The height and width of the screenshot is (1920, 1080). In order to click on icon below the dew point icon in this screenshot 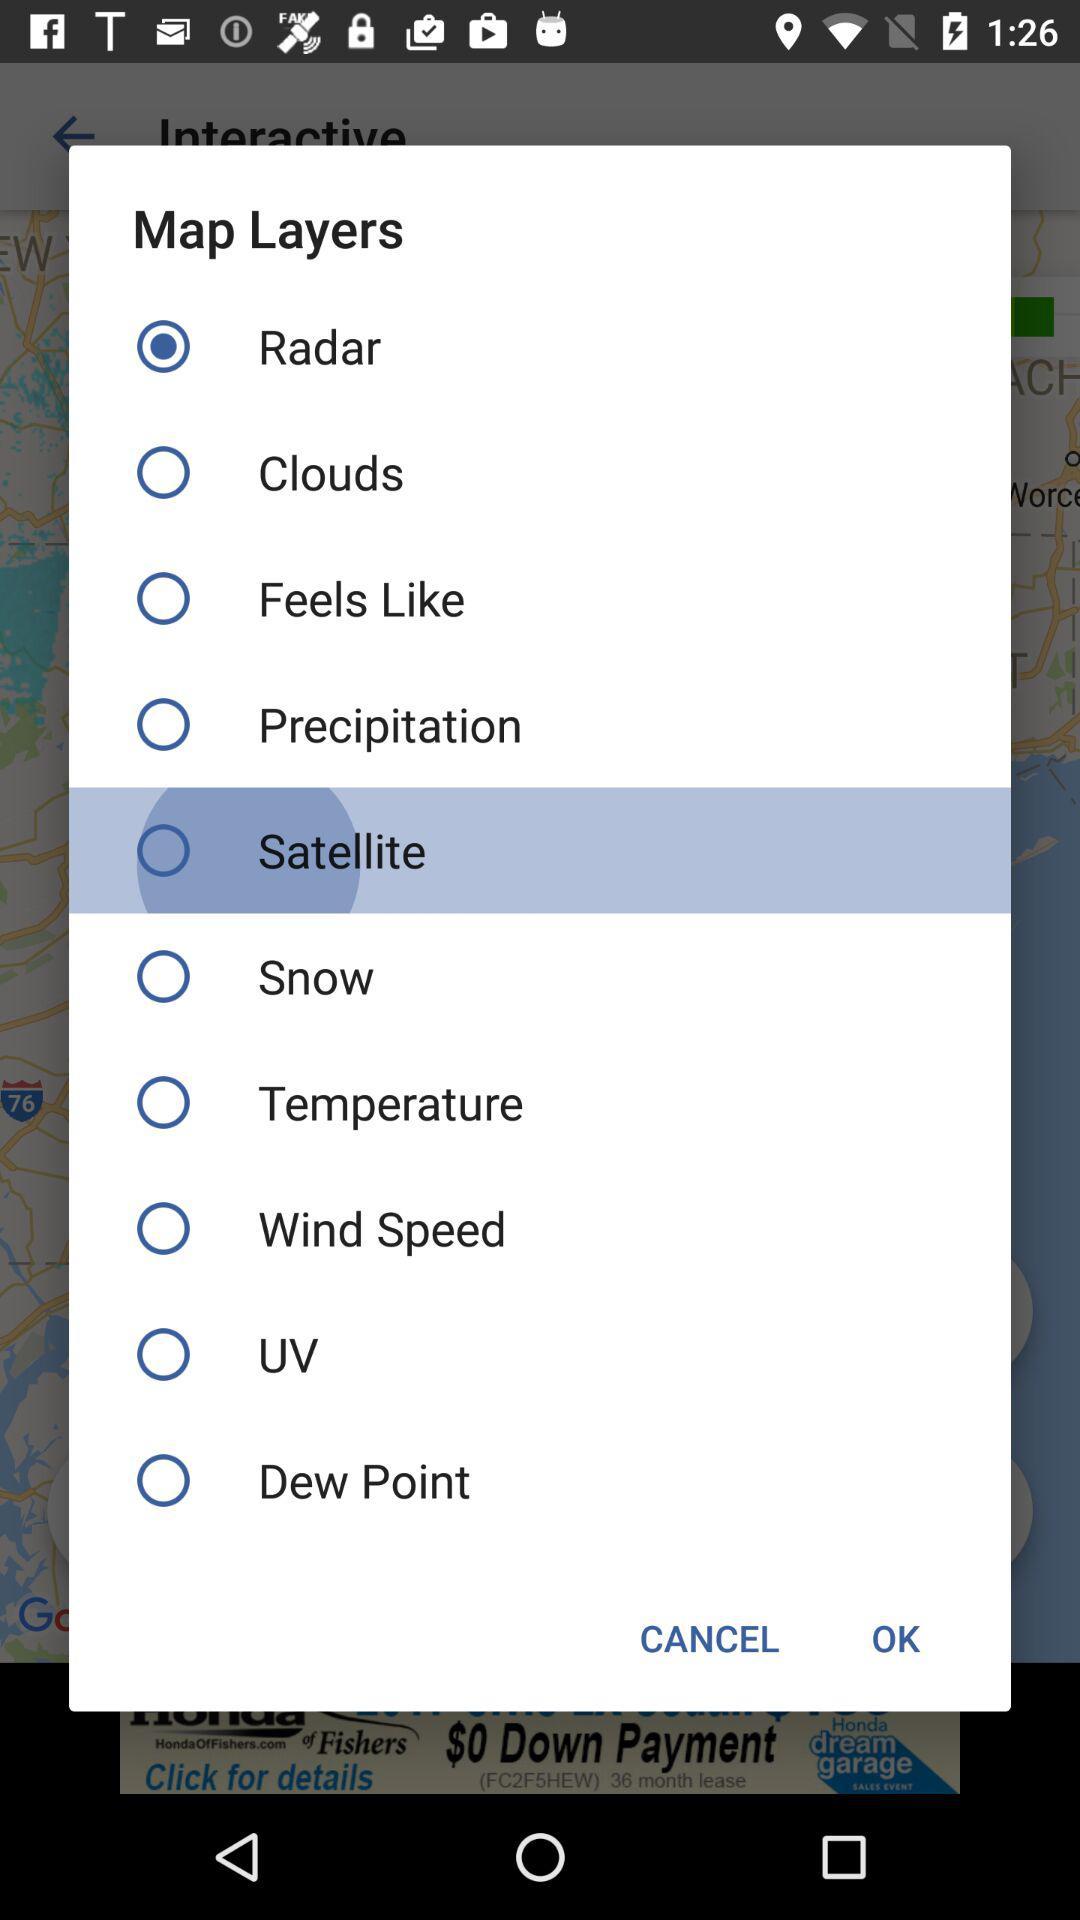, I will do `click(894, 1637)`.